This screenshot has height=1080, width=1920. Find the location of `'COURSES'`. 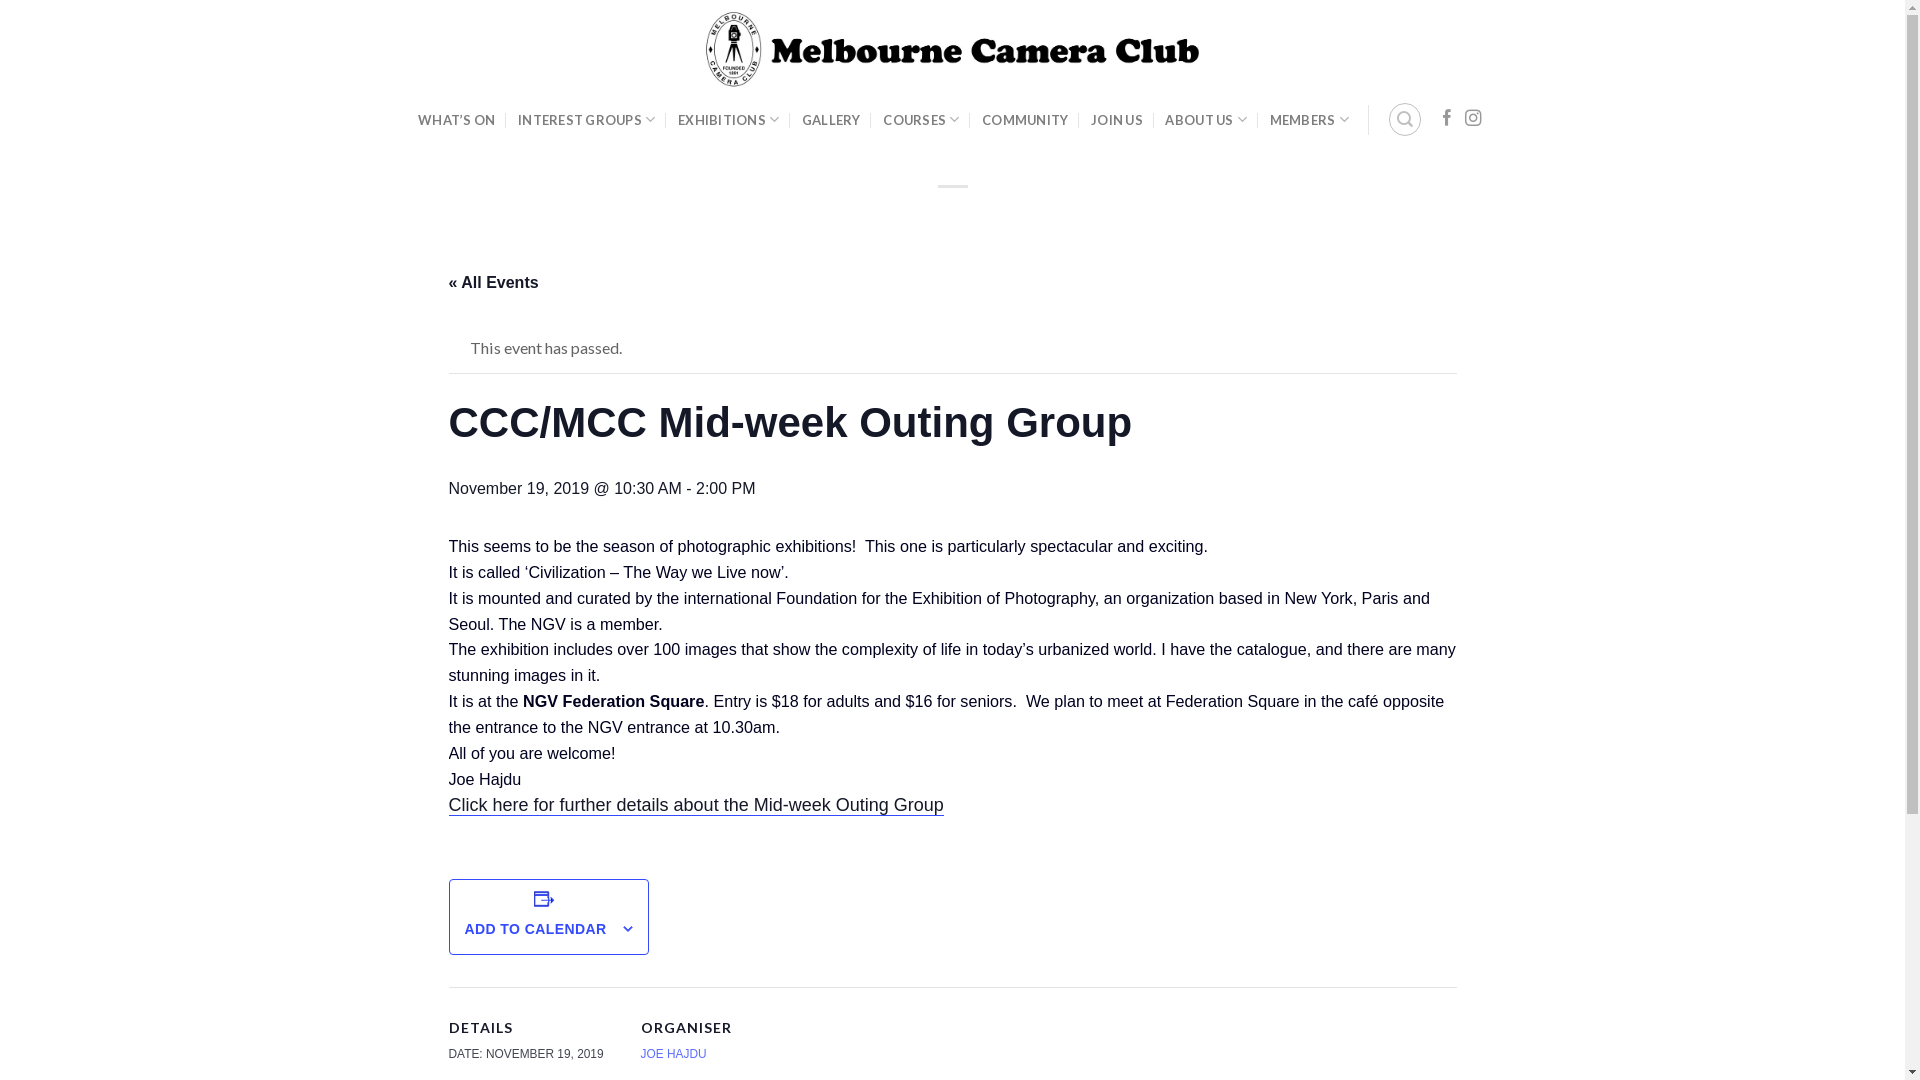

'COURSES' is located at coordinates (920, 119).